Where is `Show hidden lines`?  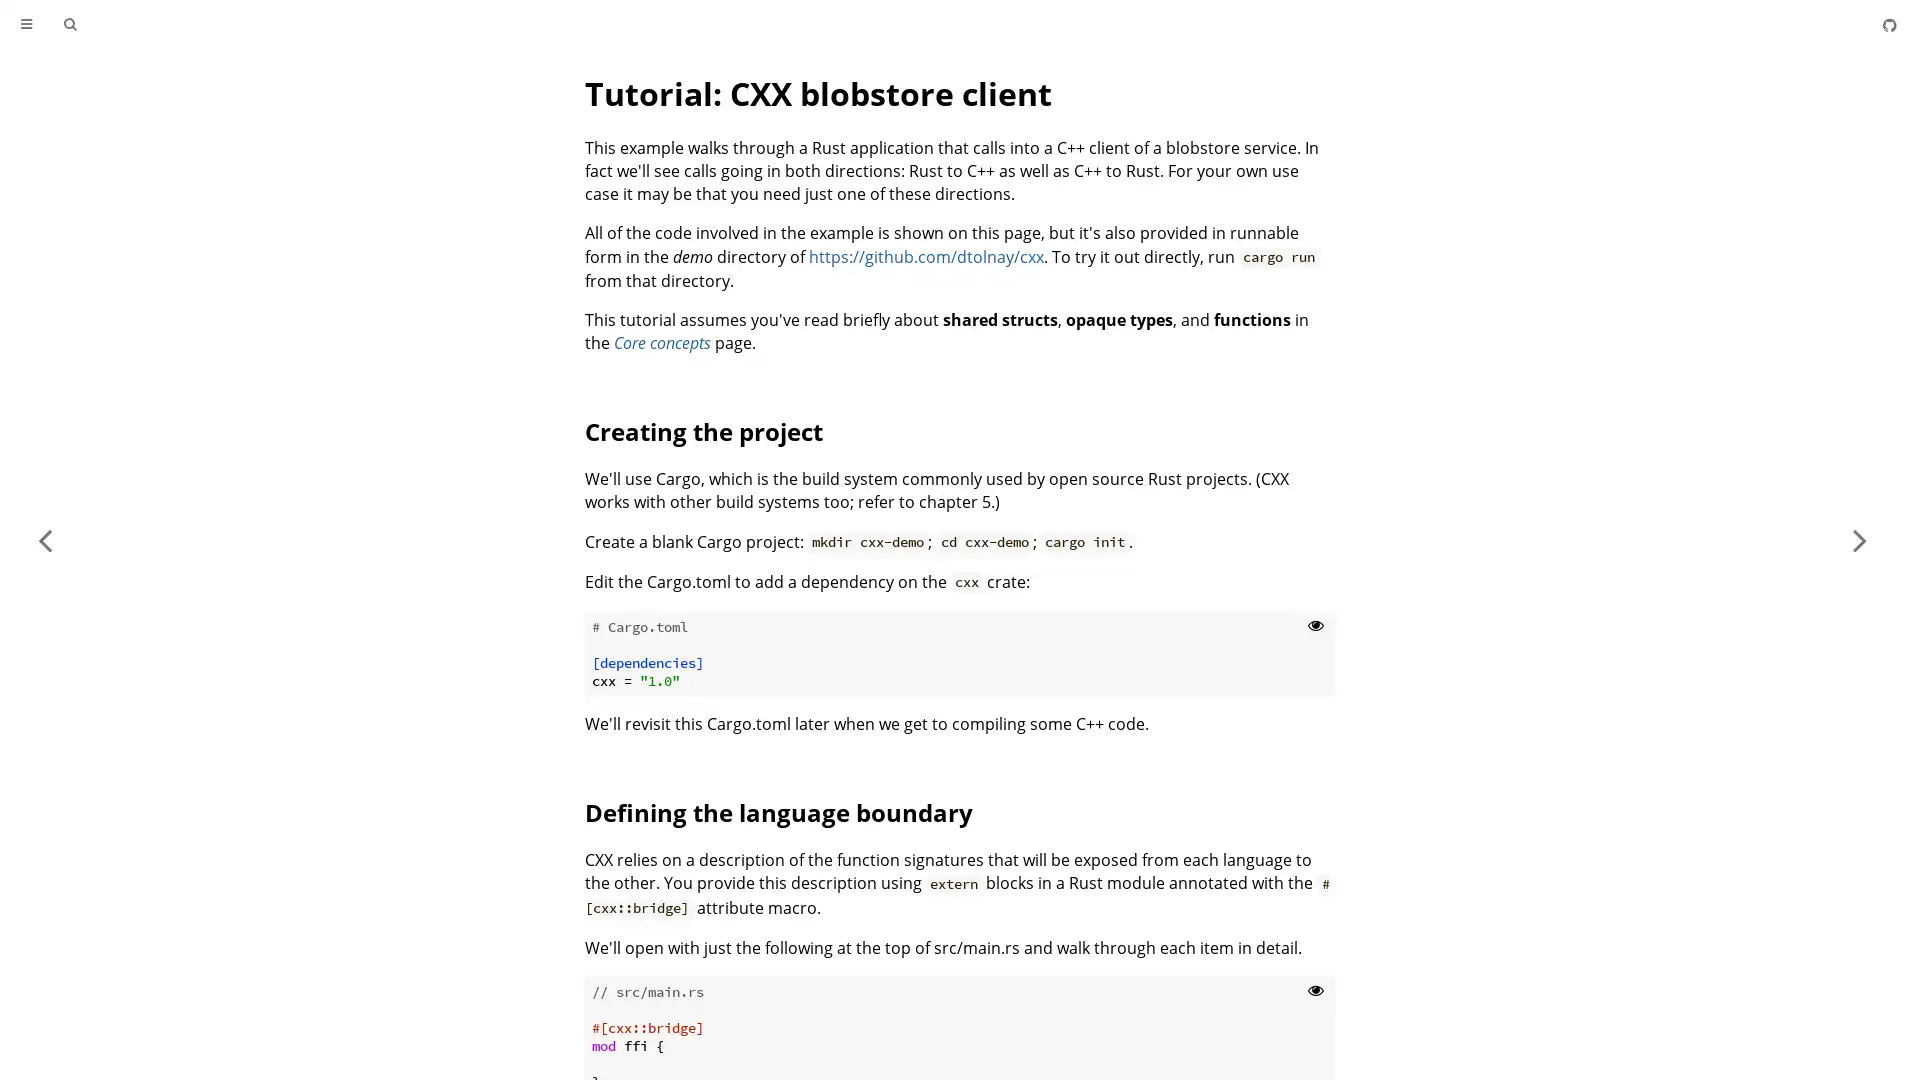 Show hidden lines is located at coordinates (1315, 987).